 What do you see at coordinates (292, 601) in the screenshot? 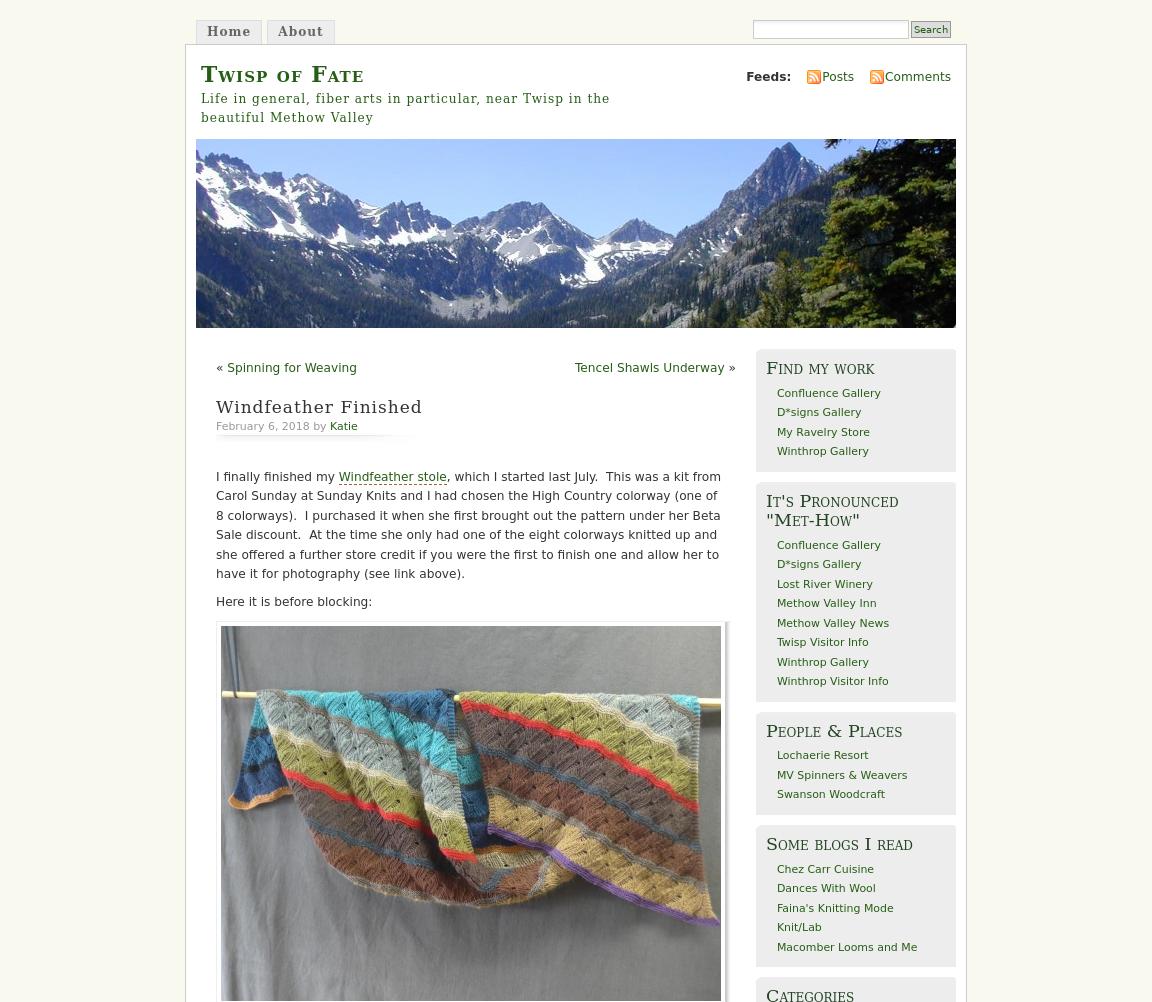
I see `'Here it is before blocking:'` at bounding box center [292, 601].